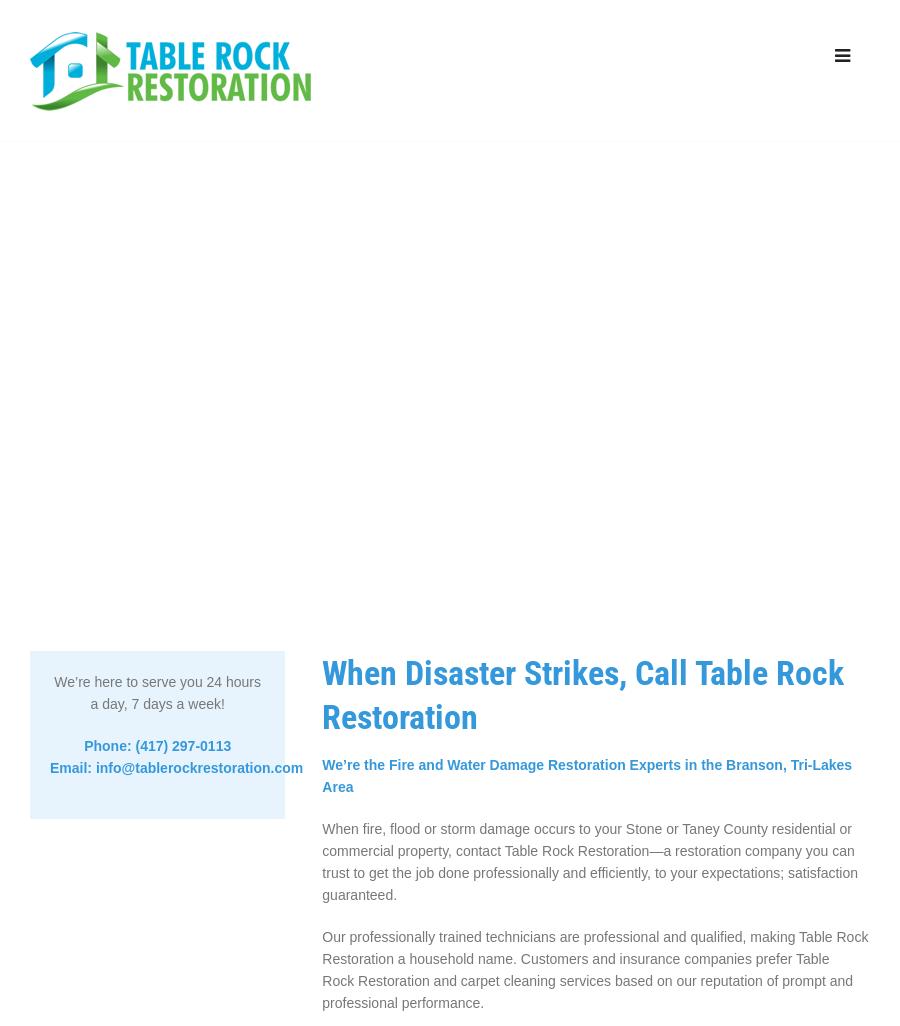 This screenshot has width=900, height=1026. I want to click on 'Phone: (417) 297-0113', so click(157, 746).